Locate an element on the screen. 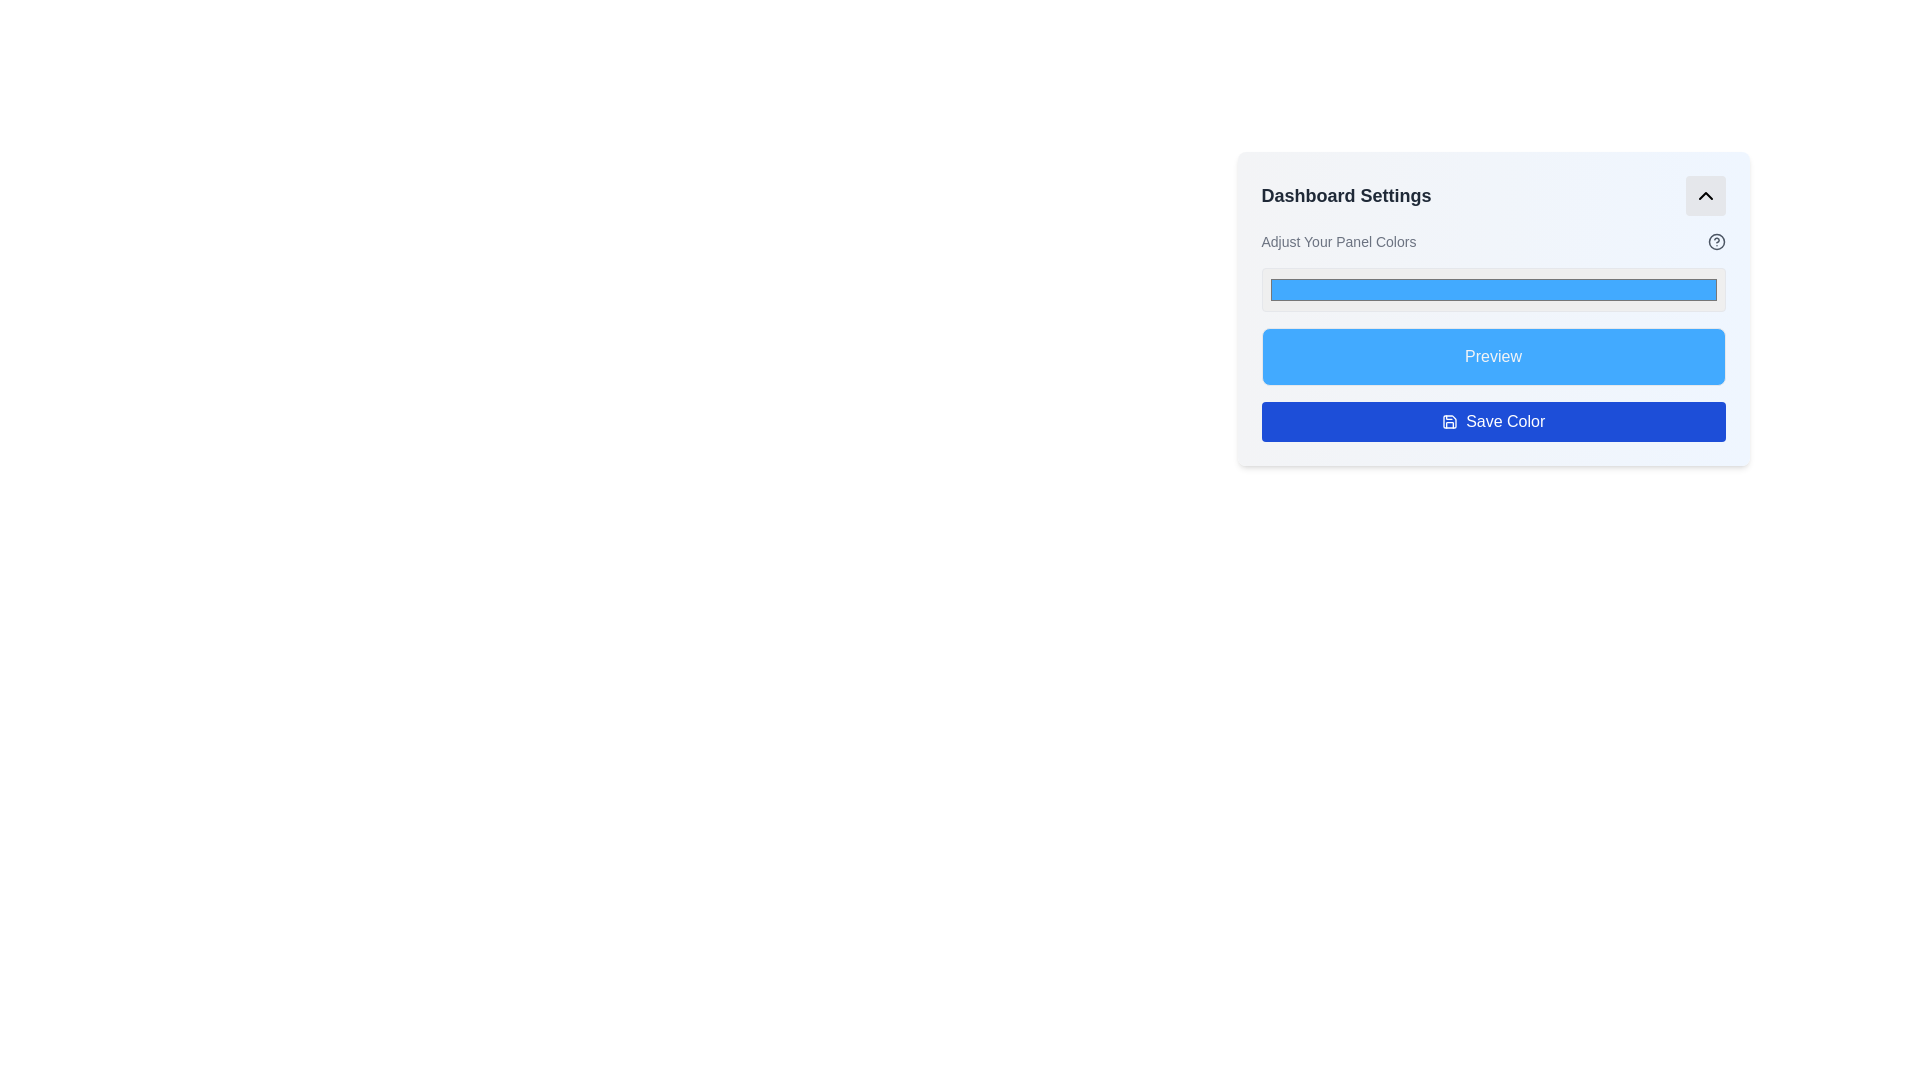  the circular SVG icon representing a help or information feature located in the upper right area of the Dashboard Settings interface is located at coordinates (1715, 241).